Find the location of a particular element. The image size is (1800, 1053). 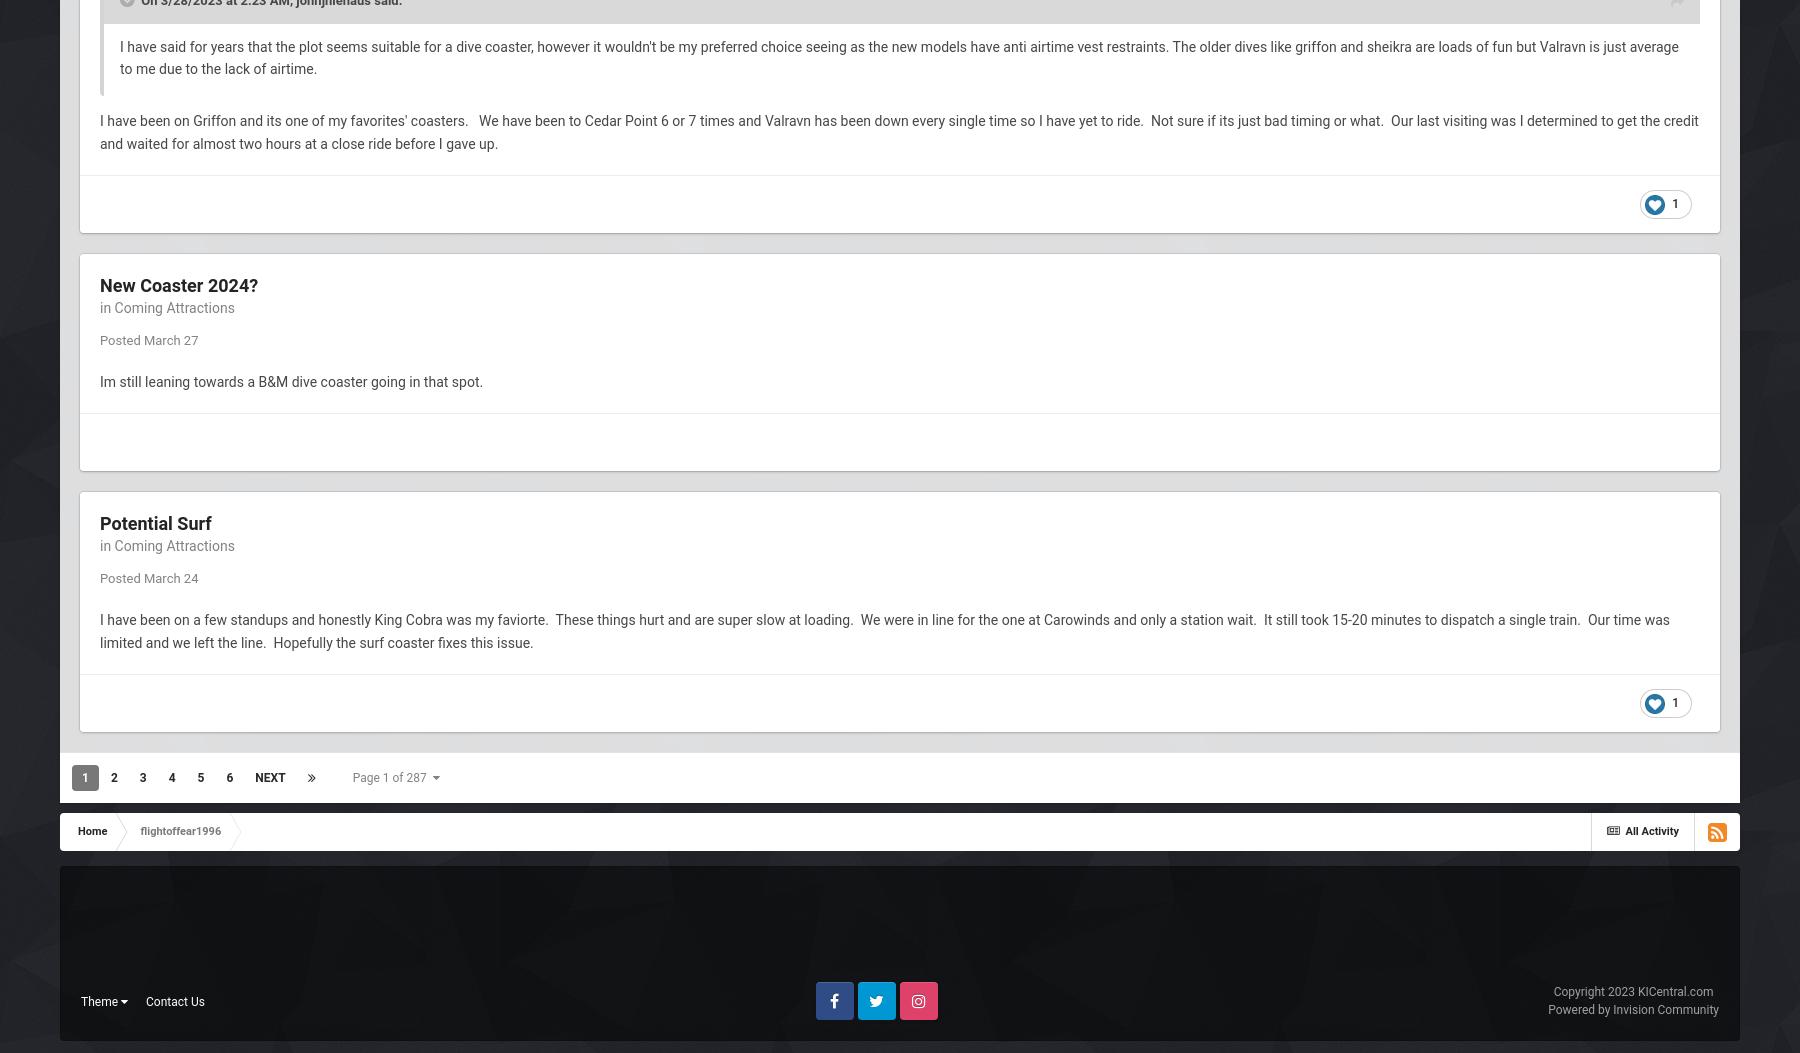

'Contact Us' is located at coordinates (174, 923).